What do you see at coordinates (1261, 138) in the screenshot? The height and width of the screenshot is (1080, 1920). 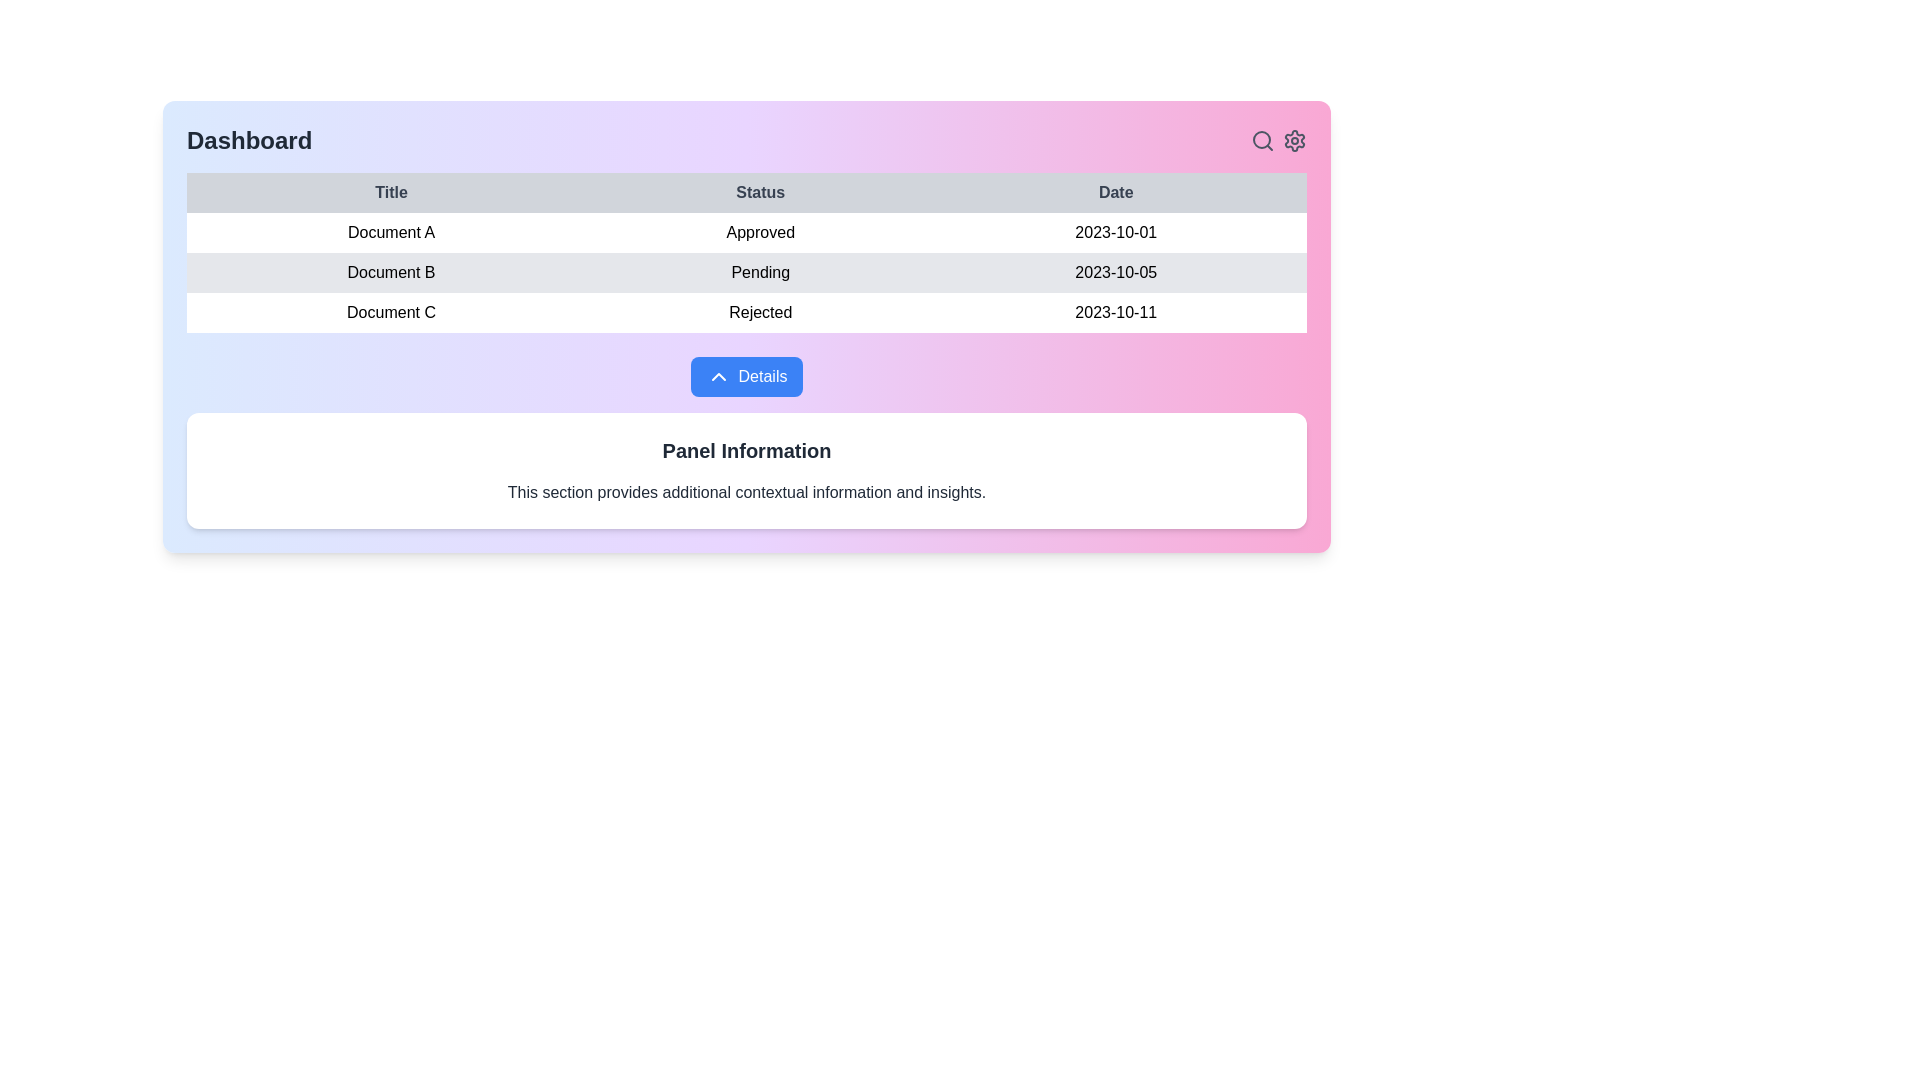 I see `the SVG Circle element that forms part of the circular base of the magnifying glass icon located in the top-right corner of the application's header` at bounding box center [1261, 138].